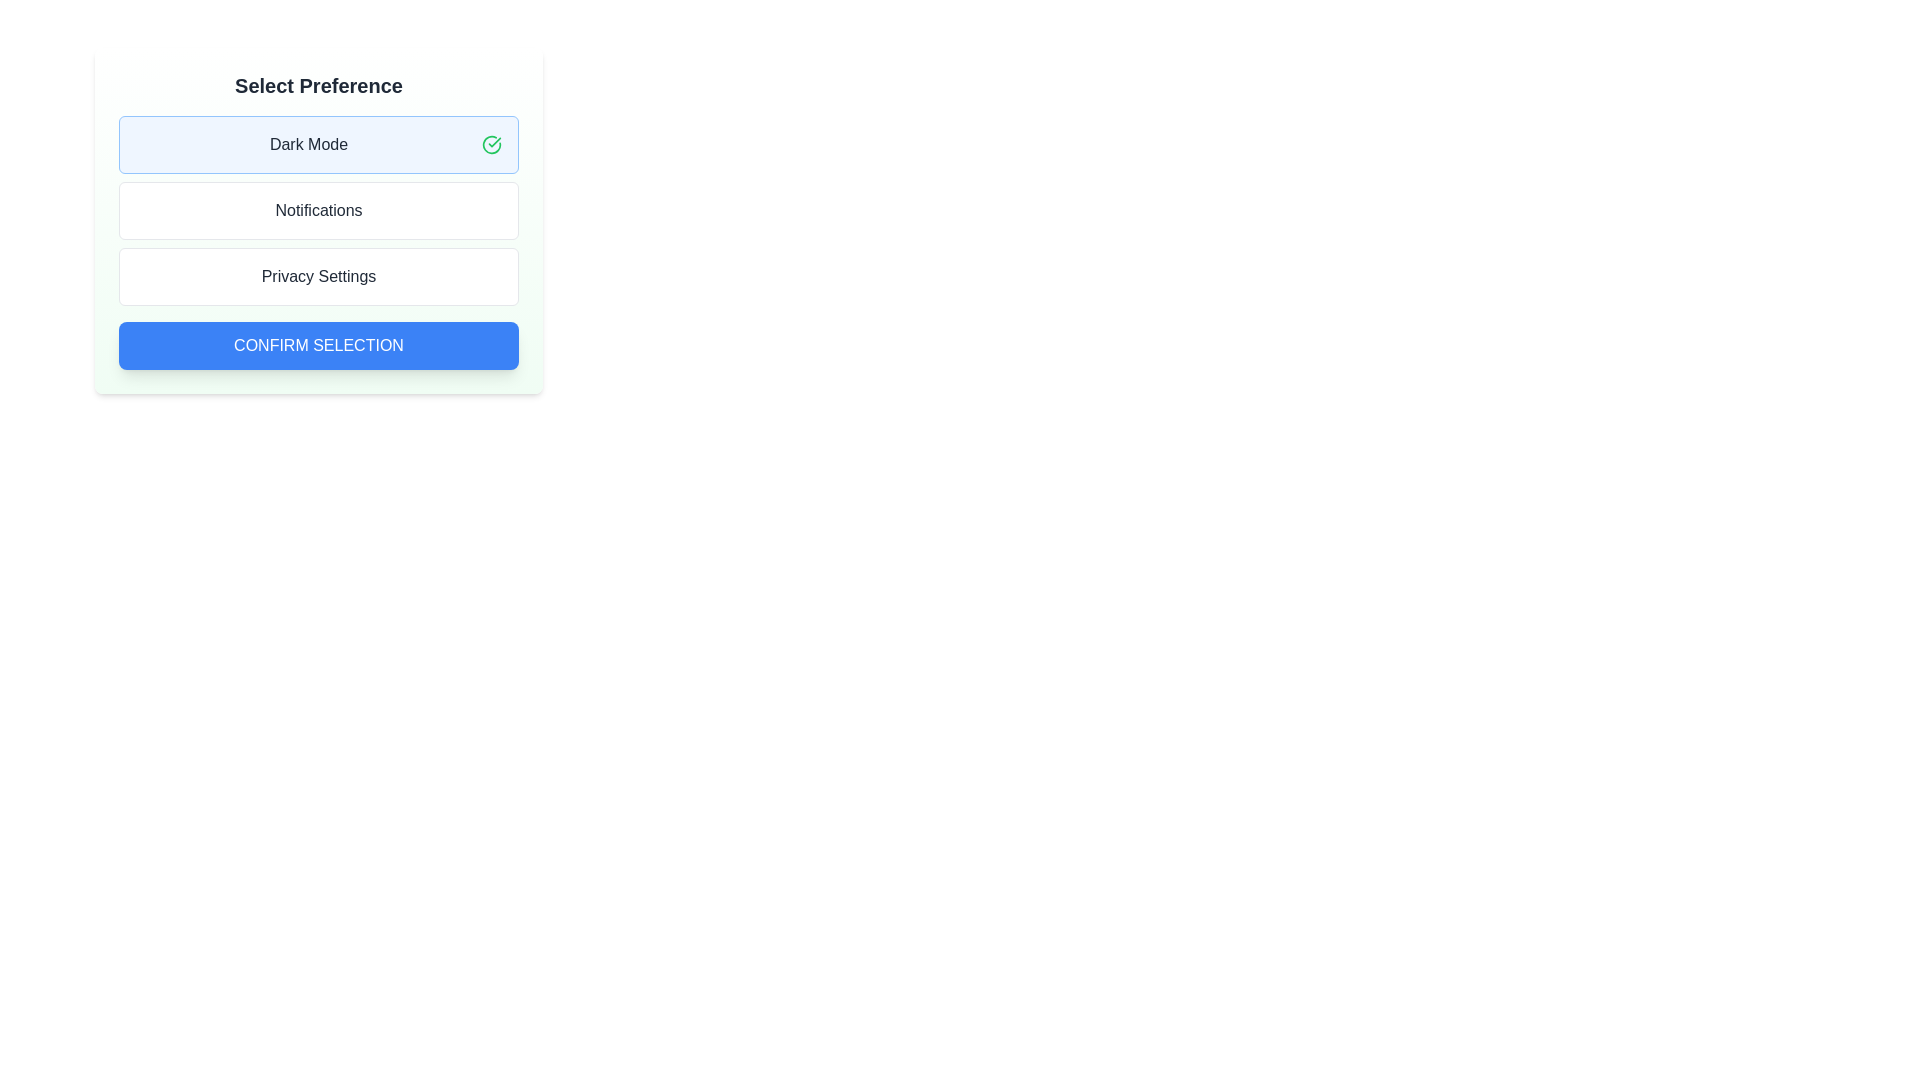 The image size is (1920, 1080). I want to click on the notification settings button, which is the second item in a vertical list of options located below 'Dark Mode' and above 'Privacy Settings', so click(317, 211).